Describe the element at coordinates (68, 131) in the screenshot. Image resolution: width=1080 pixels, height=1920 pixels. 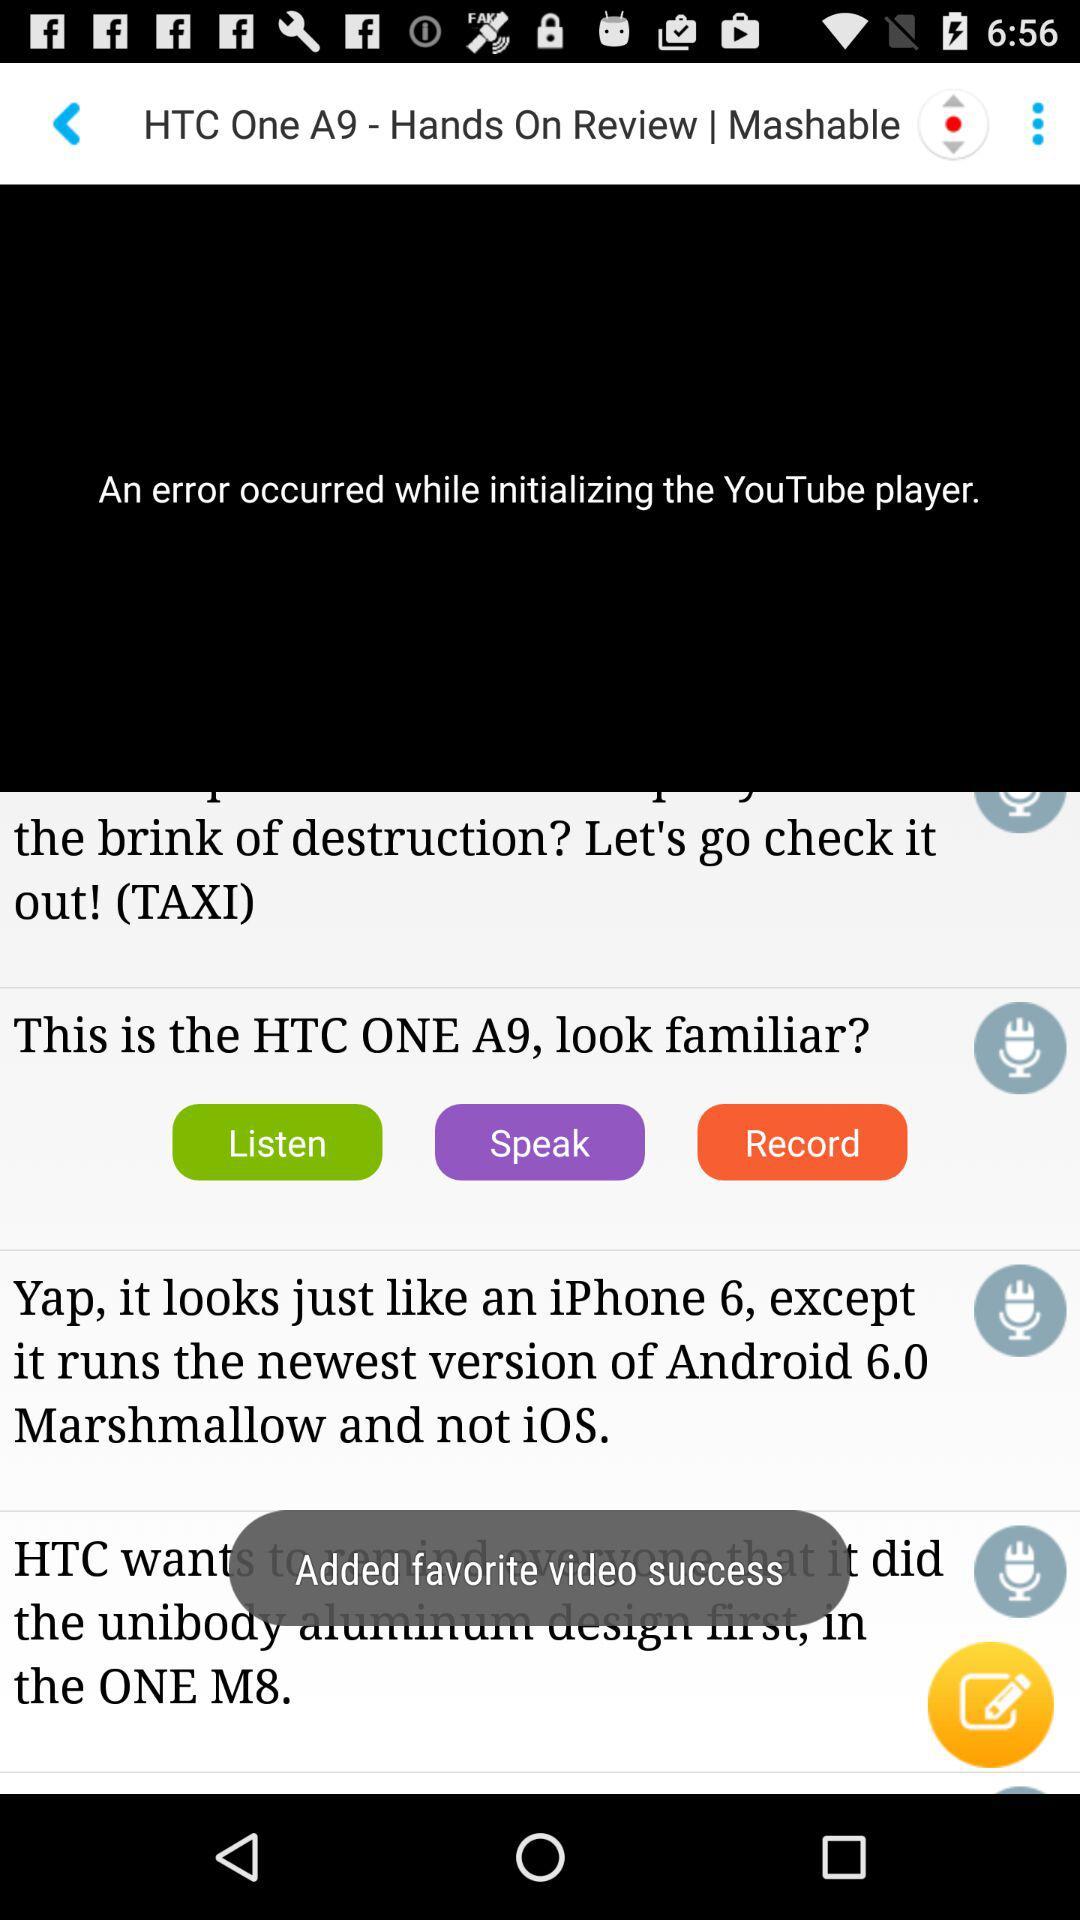
I see `the arrow_backward icon` at that location.